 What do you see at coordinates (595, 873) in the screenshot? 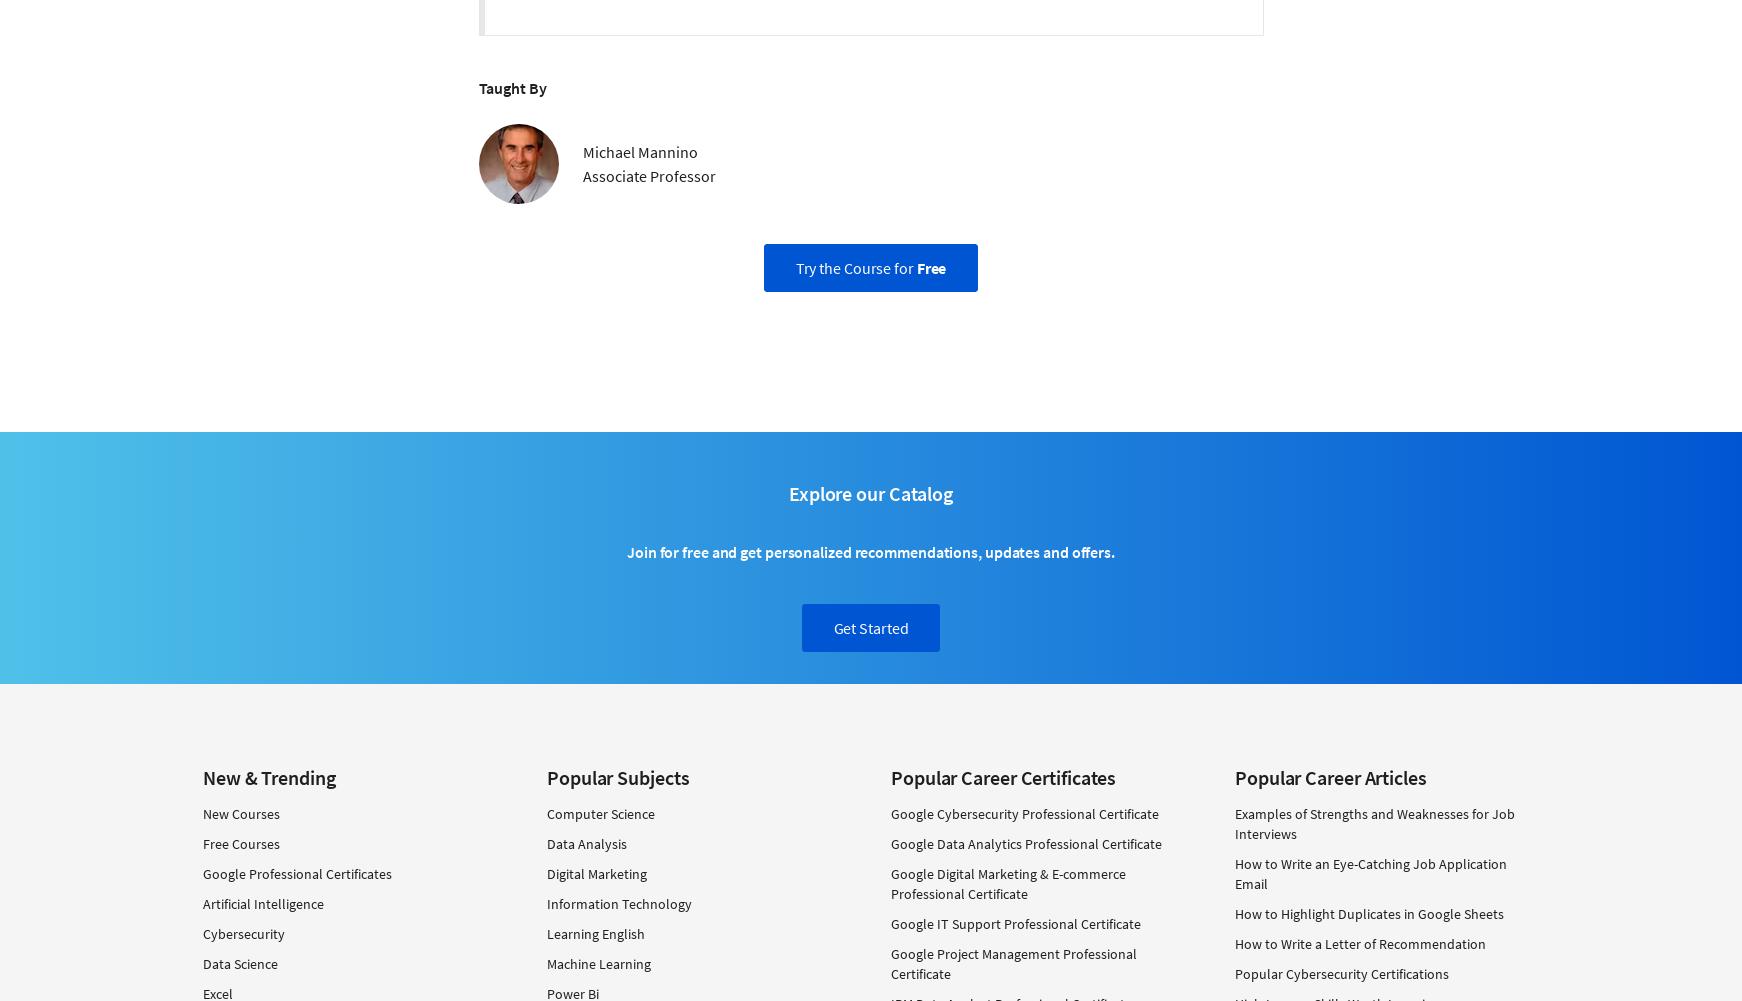
I see `'Digital Marketing'` at bounding box center [595, 873].